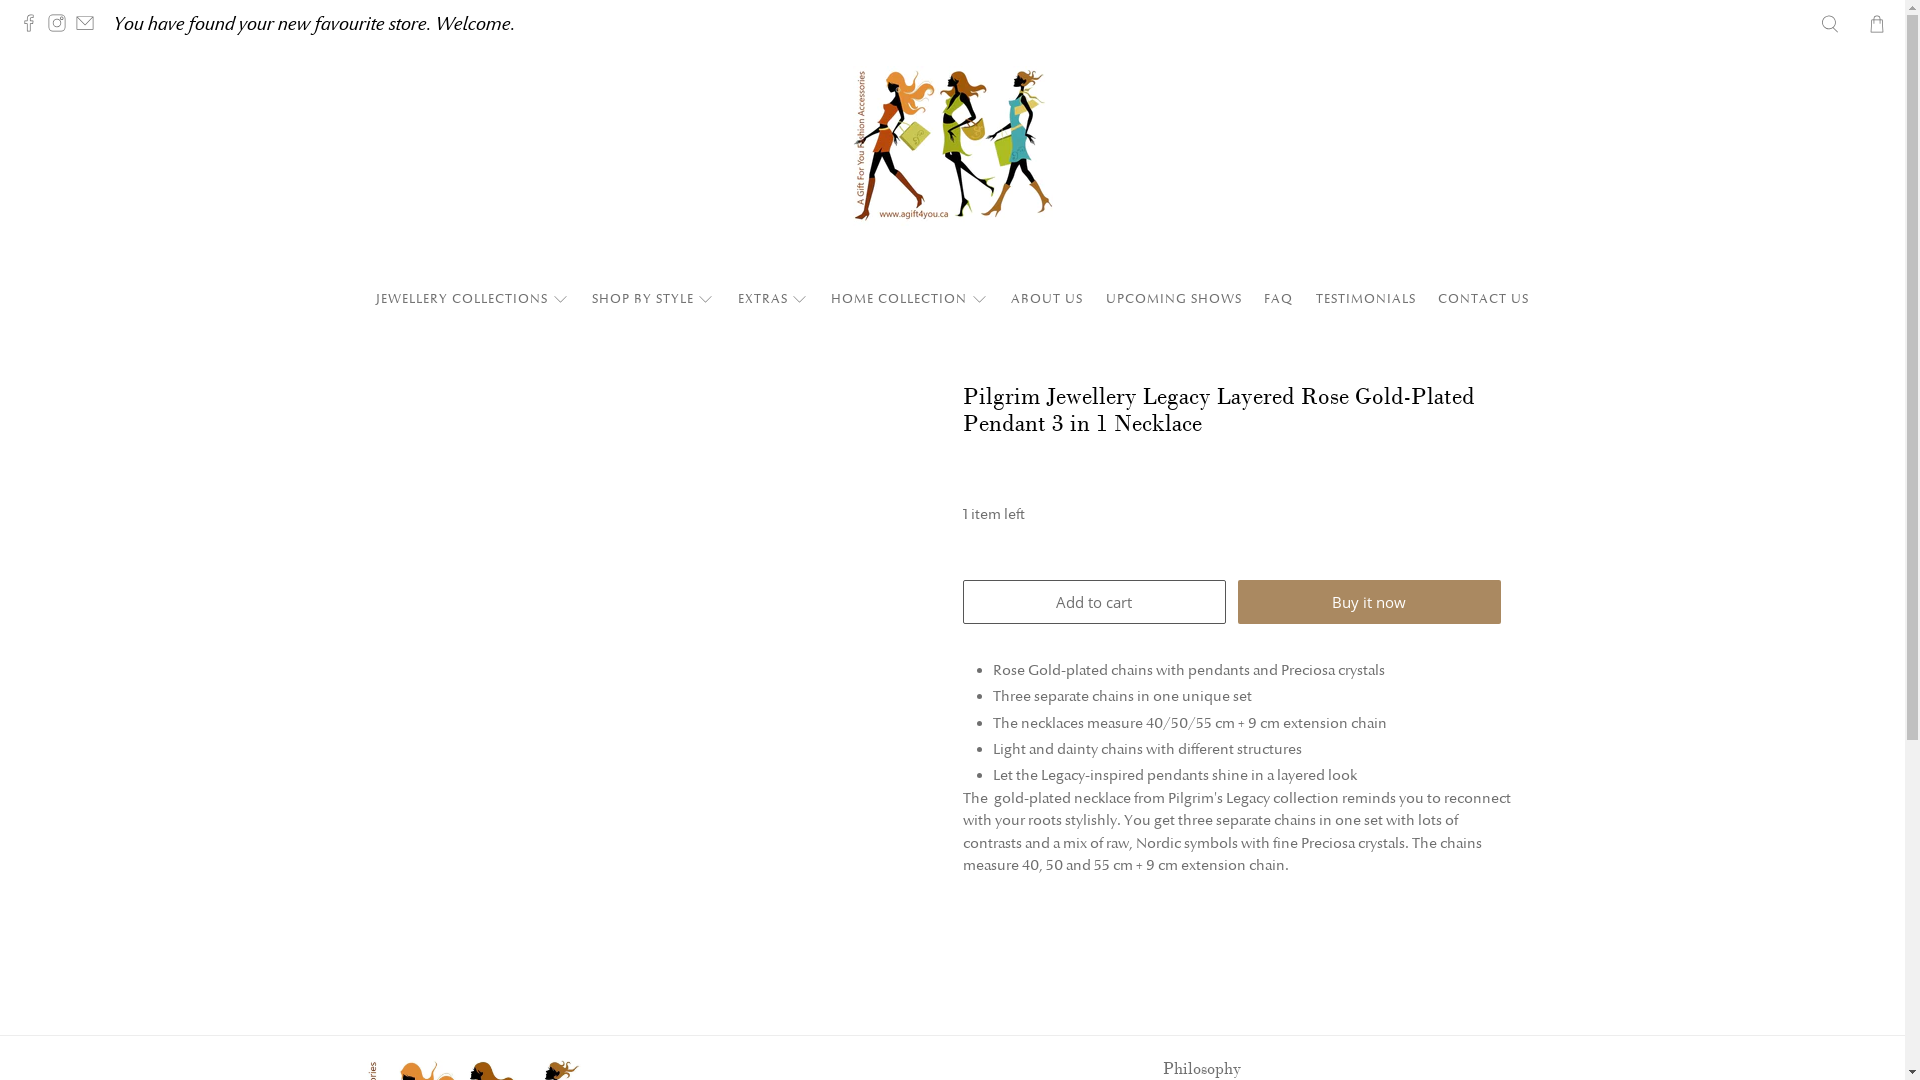  Describe the element at coordinates (909, 299) in the screenshot. I see `'HOME COLLECTION'` at that location.